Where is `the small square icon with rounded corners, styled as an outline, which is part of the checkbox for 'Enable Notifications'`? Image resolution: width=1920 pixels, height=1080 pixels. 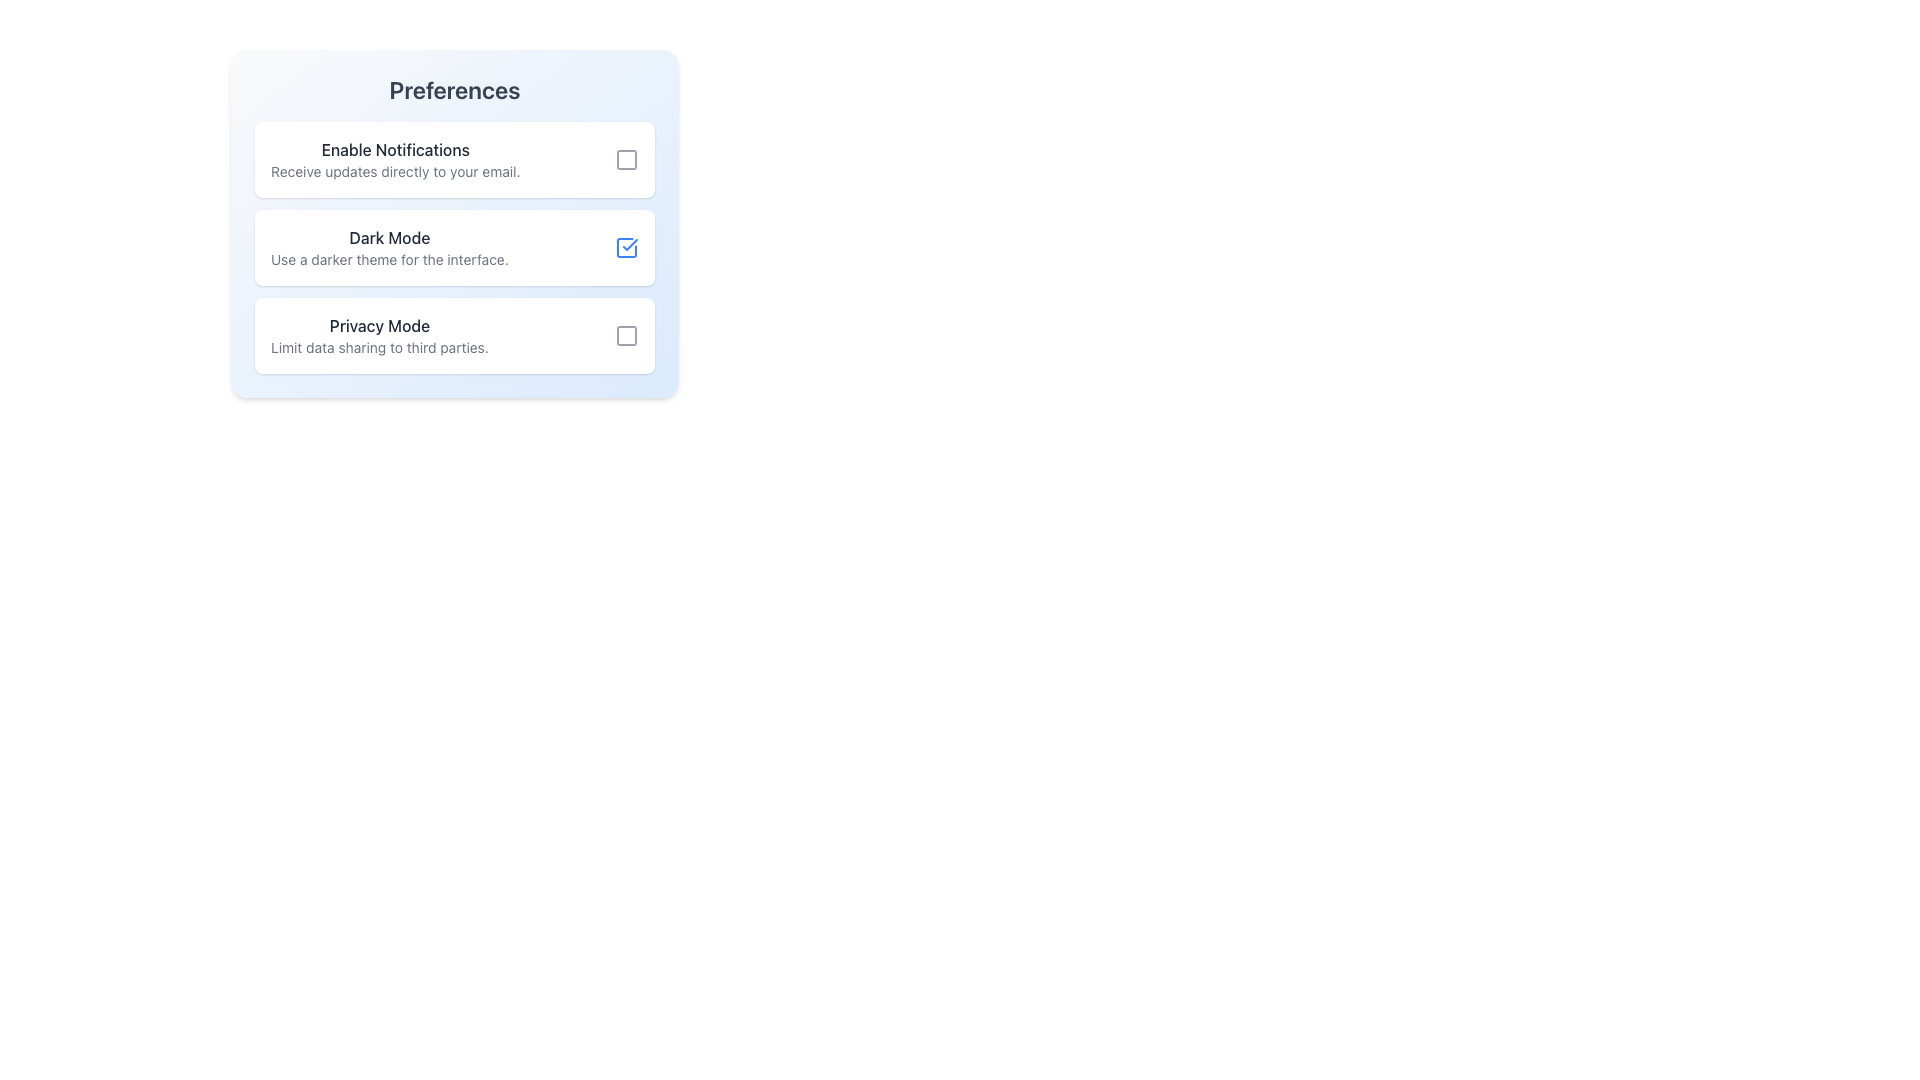
the small square icon with rounded corners, styled as an outline, which is part of the checkbox for 'Enable Notifications' is located at coordinates (626, 158).